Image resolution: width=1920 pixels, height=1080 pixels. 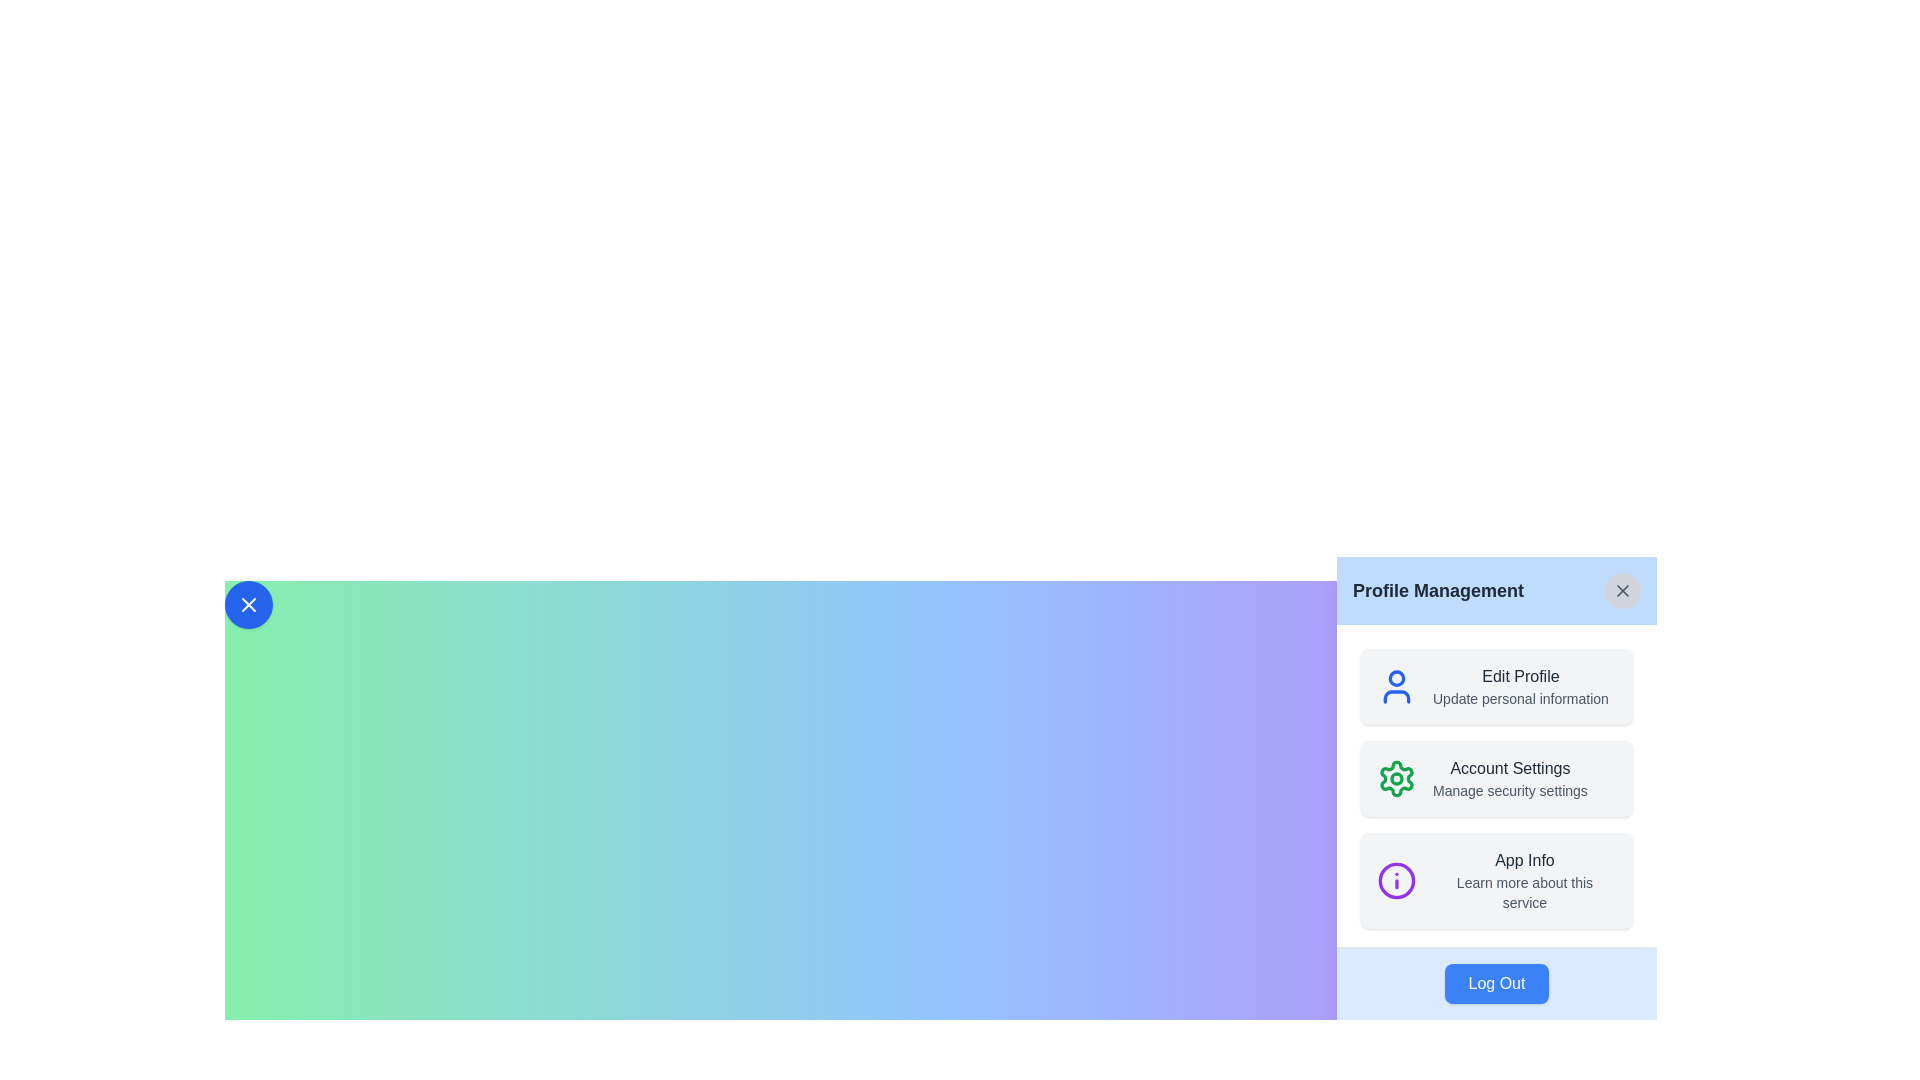 I want to click on the text label indicating the purpose of the associated section for editing personal profile information in the 'Profile Management' modal panel, so click(x=1520, y=676).